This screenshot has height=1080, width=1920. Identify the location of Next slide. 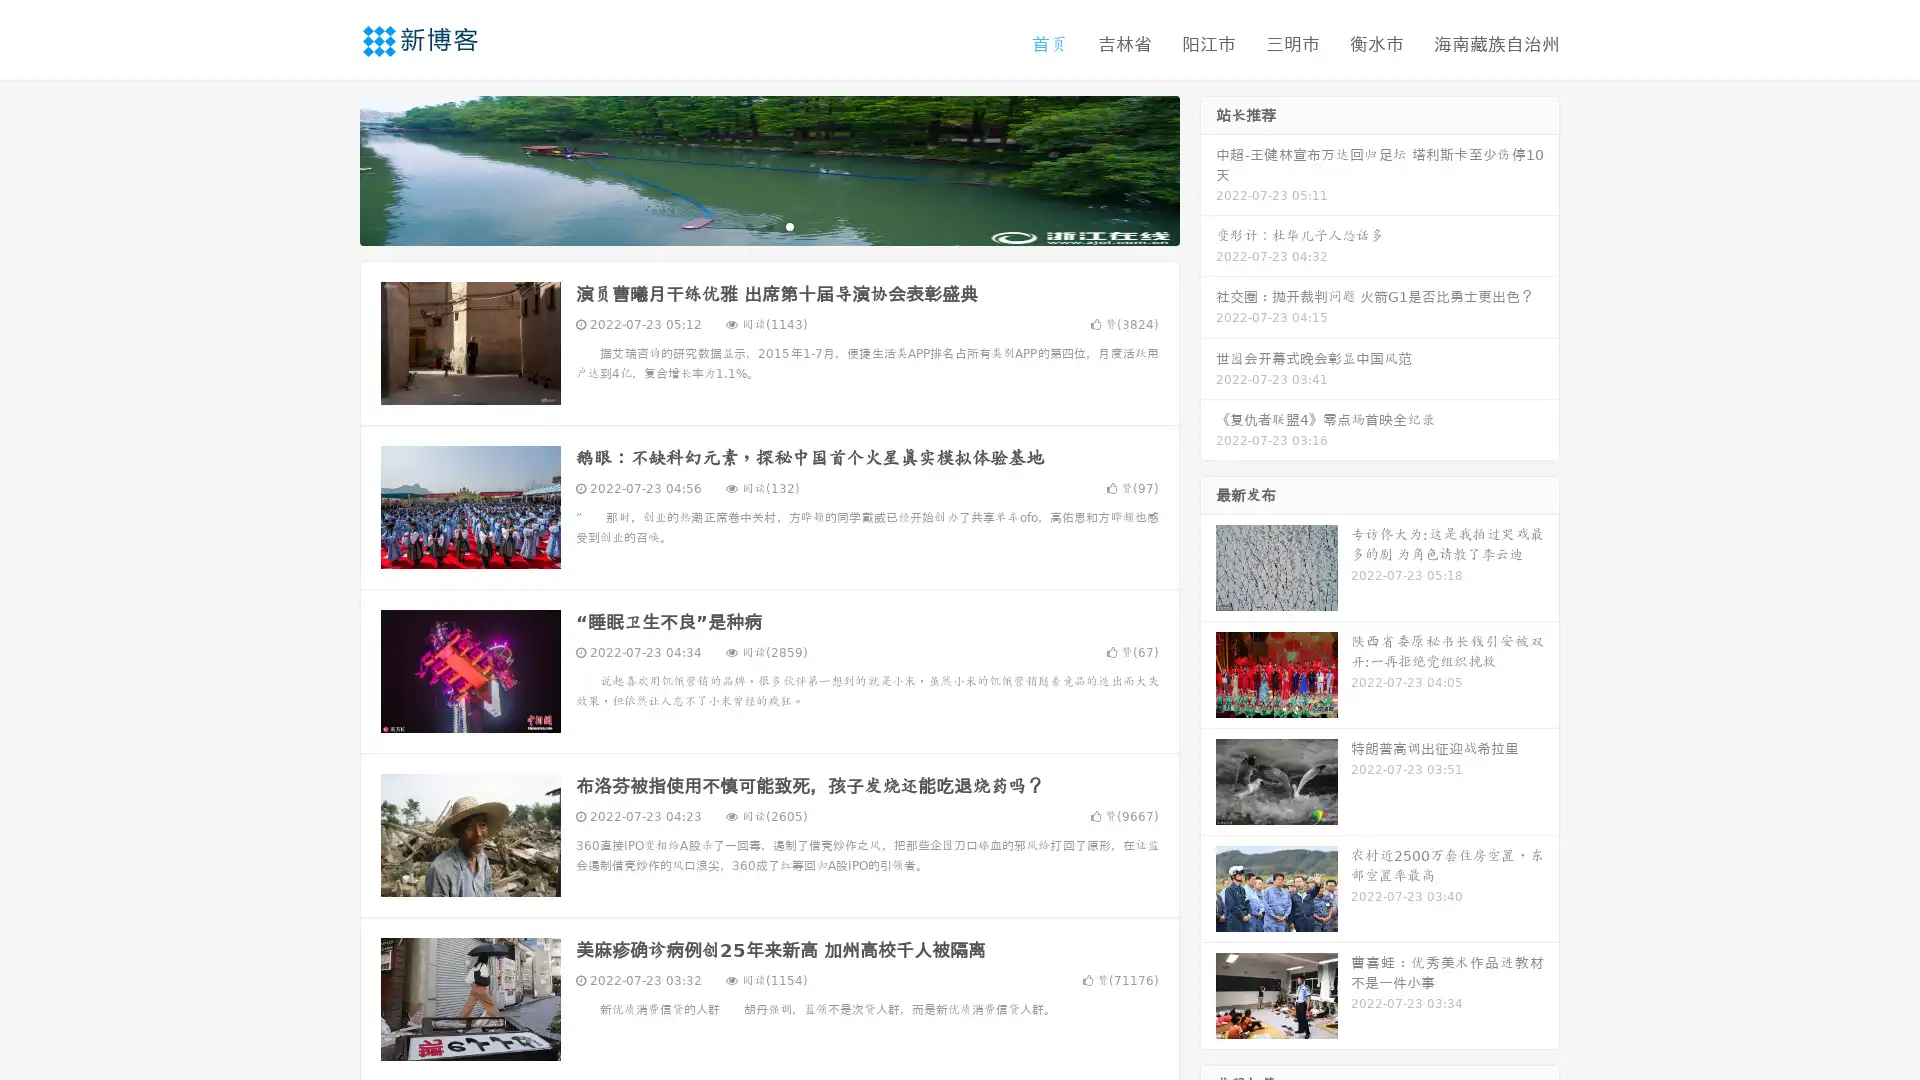
(1208, 168).